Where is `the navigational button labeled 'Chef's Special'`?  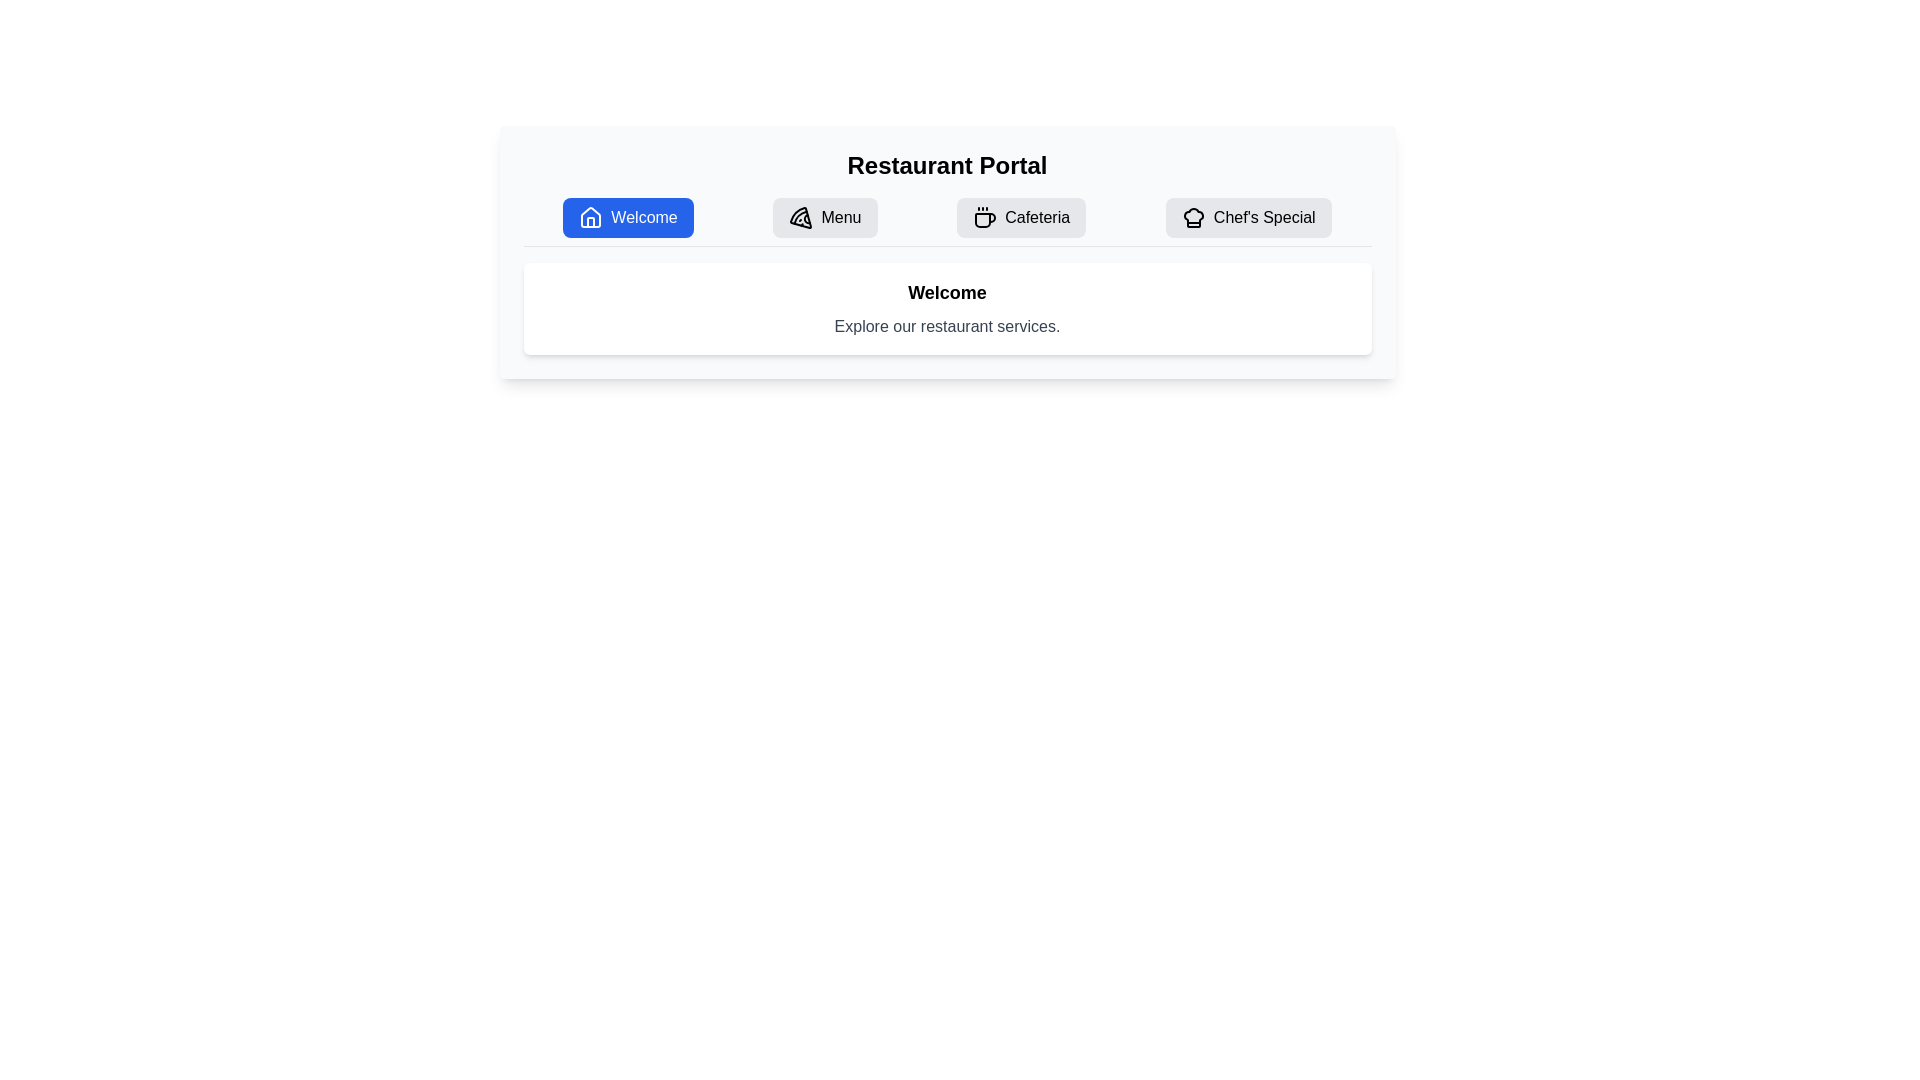
the navigational button labeled 'Chef's Special' is located at coordinates (1247, 218).